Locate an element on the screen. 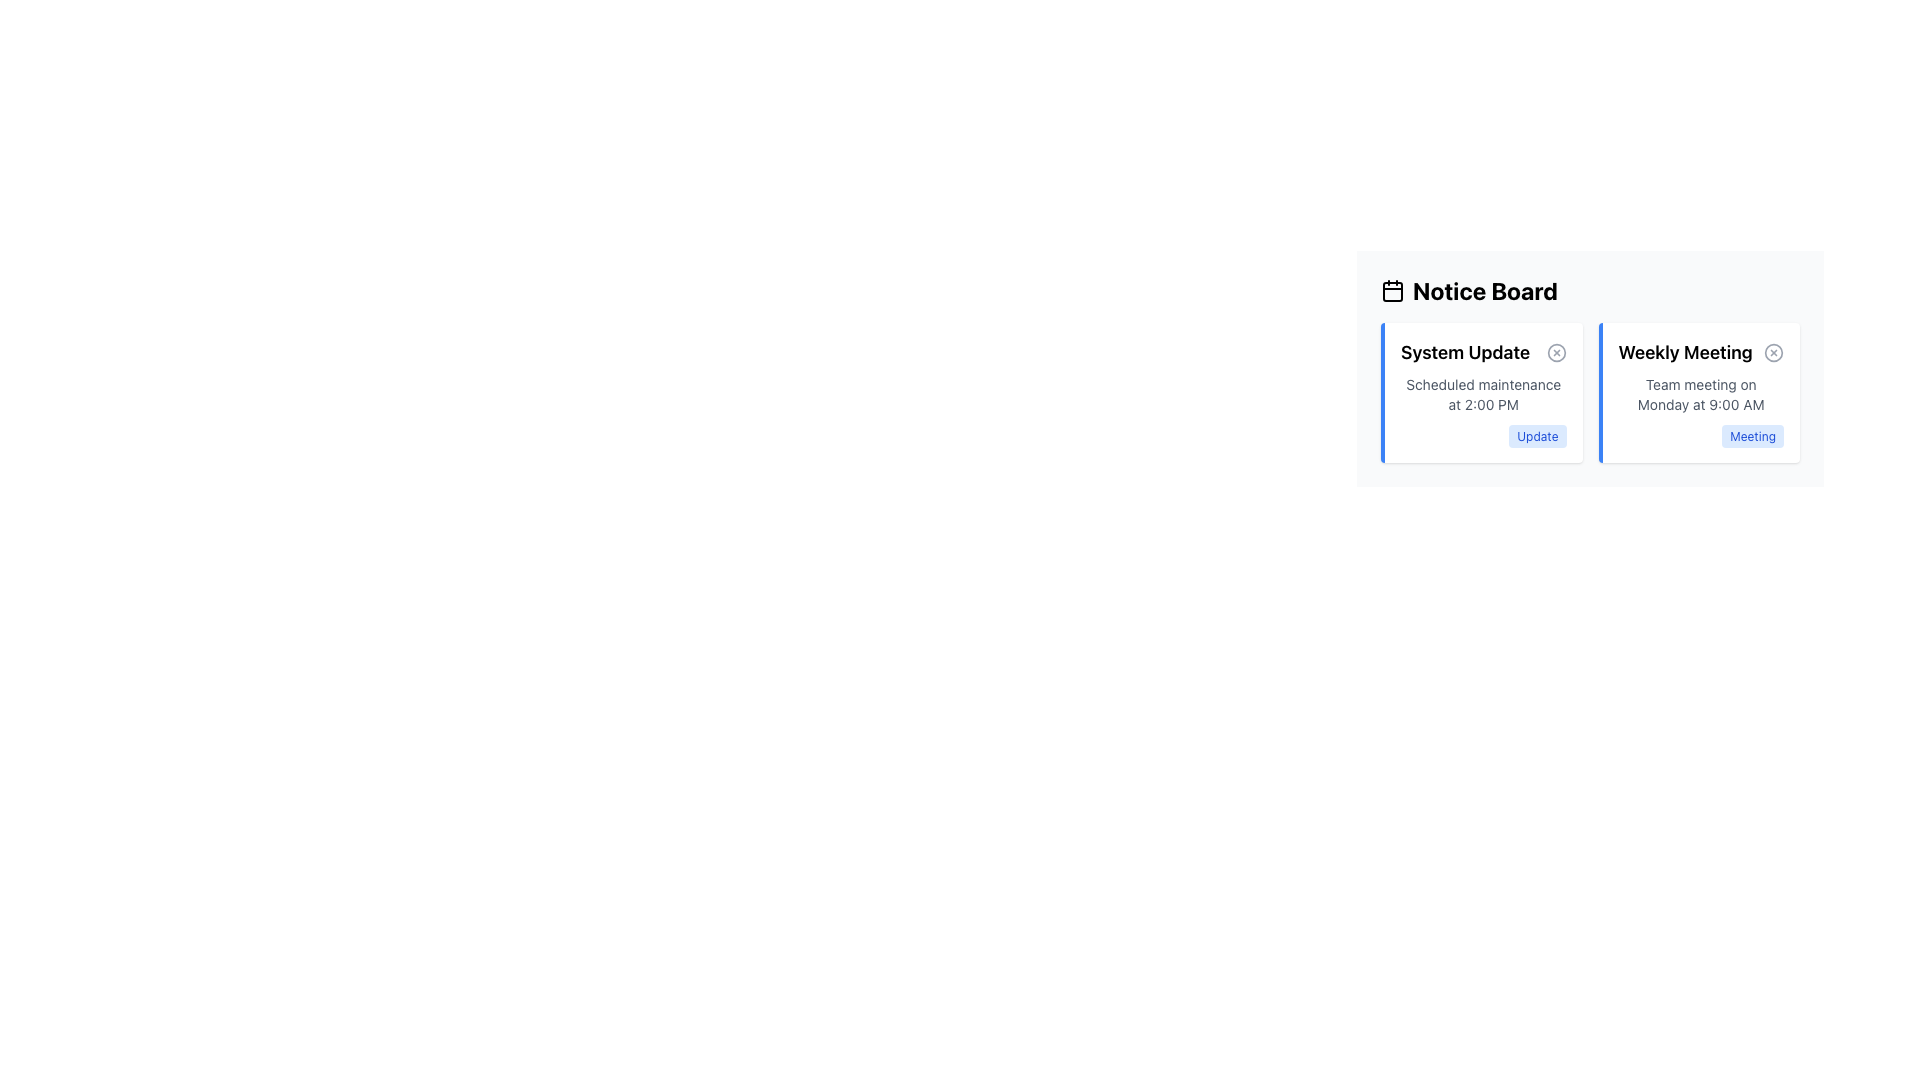 The image size is (1920, 1080). the Text Label that displays the title of the notice in the second notice box under the 'Notice Board' section is located at coordinates (1700, 352).